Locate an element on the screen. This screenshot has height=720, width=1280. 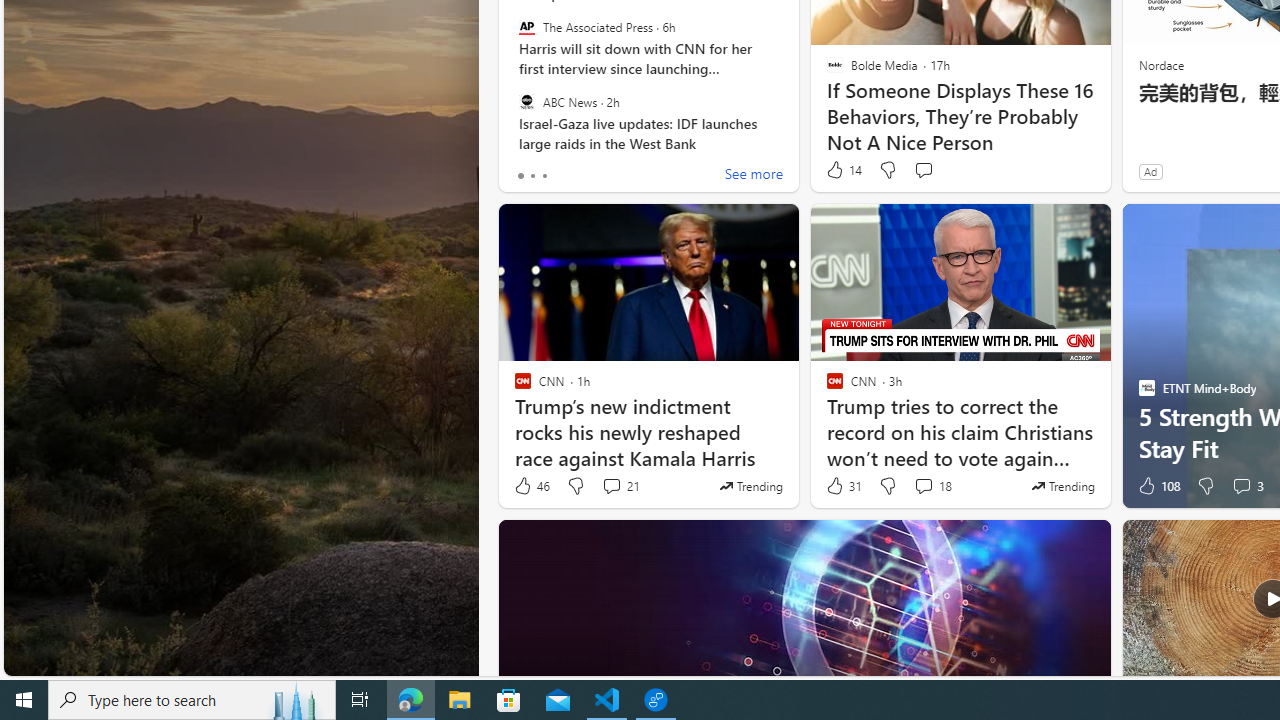
'View comments 3 Comment' is located at coordinates (1240, 486).